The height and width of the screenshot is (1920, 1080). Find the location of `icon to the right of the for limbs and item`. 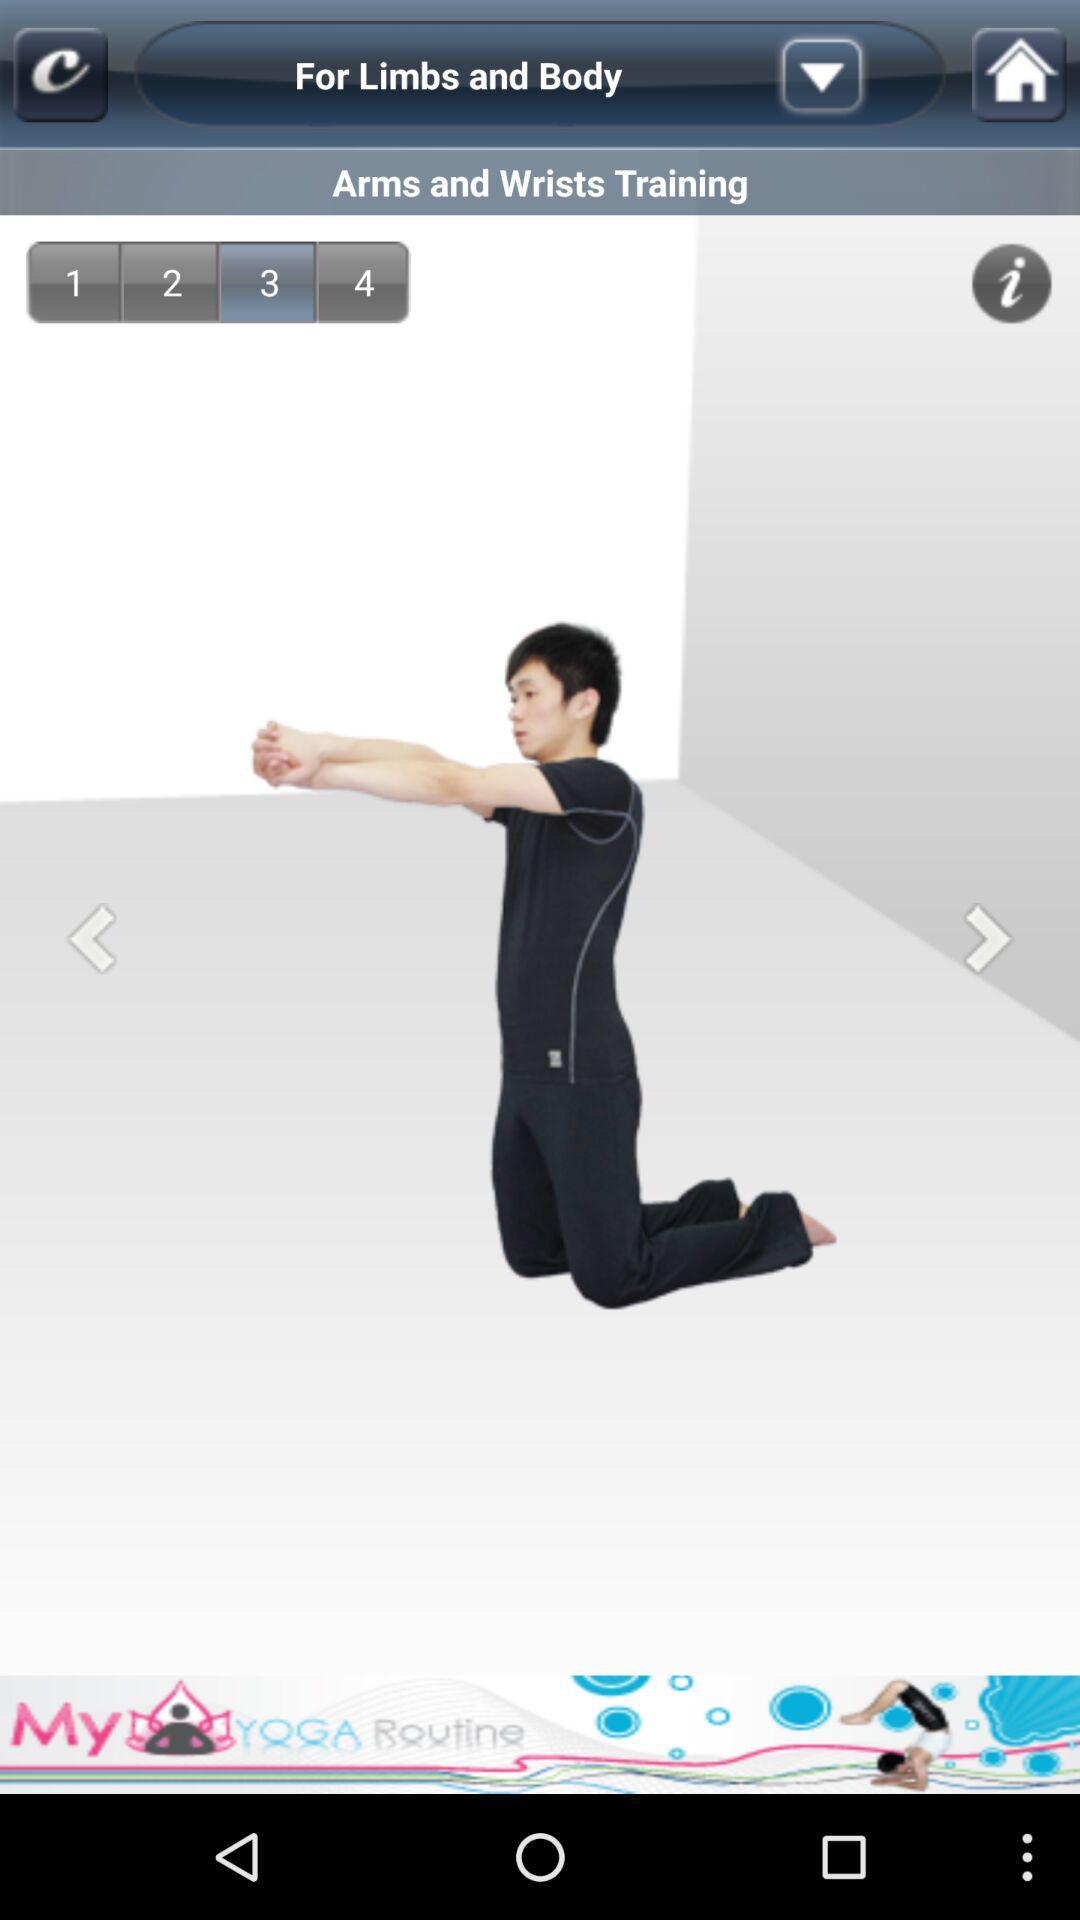

icon to the right of the for limbs and item is located at coordinates (853, 75).